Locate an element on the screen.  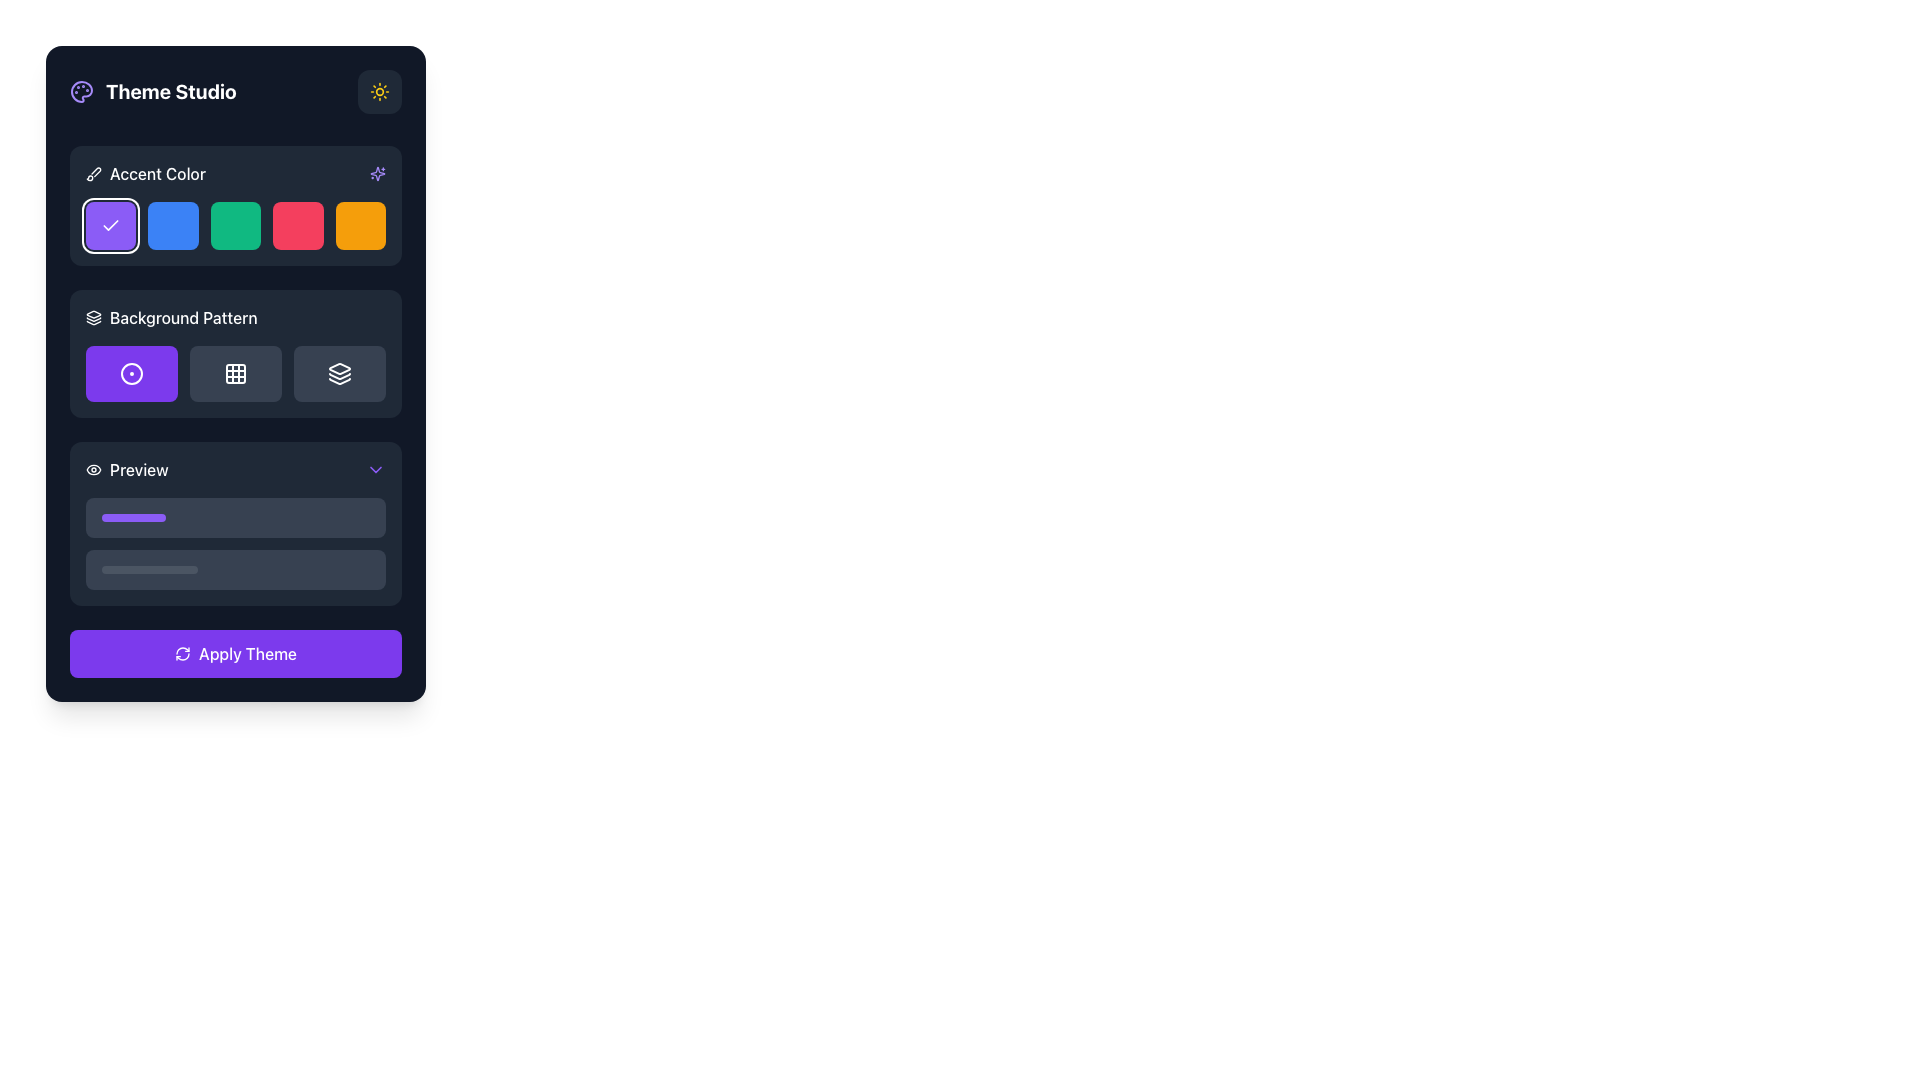
the 'Apply Theme' button, which has a purple background, white text, and a circular arrow icon is located at coordinates (235, 654).